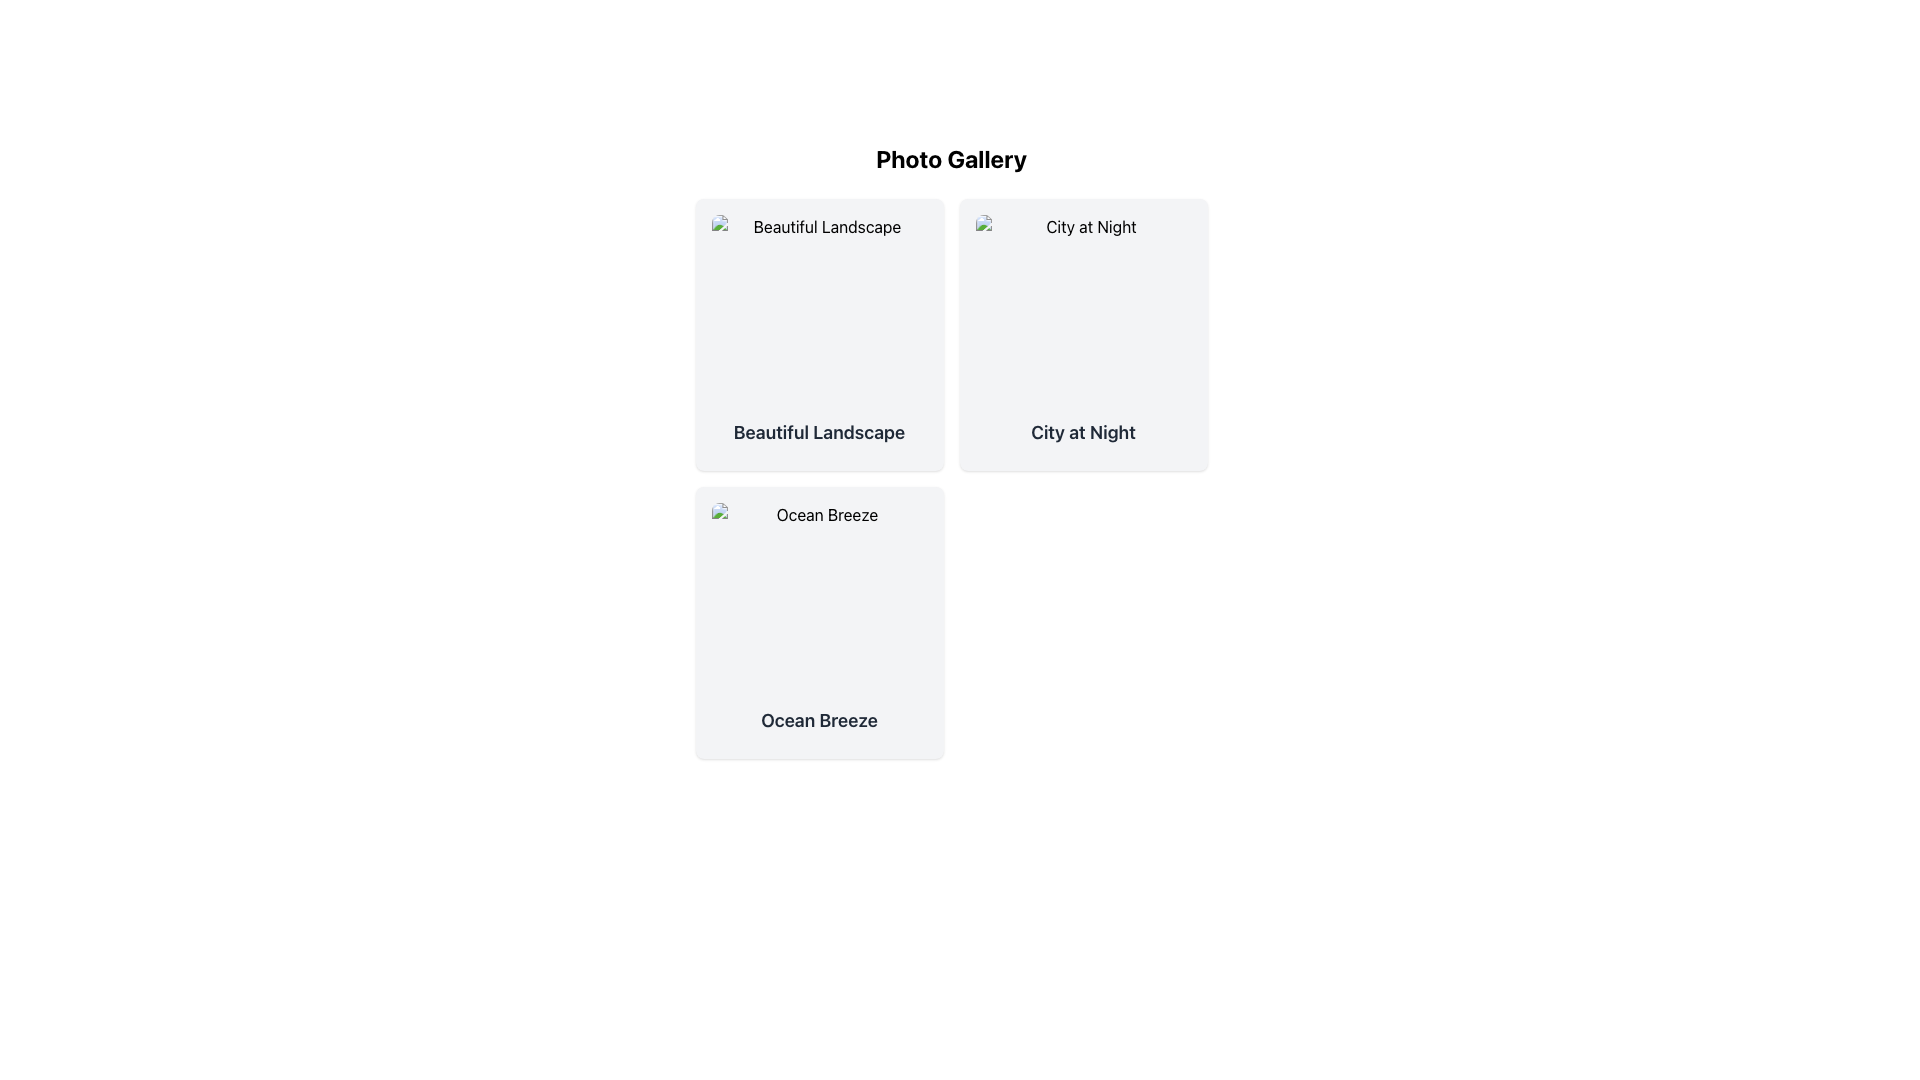 Image resolution: width=1920 pixels, height=1080 pixels. What do you see at coordinates (819, 334) in the screenshot?
I see `the 'Beautiful Landscape' card, which is the first card in the grid located in the upper-left corner` at bounding box center [819, 334].